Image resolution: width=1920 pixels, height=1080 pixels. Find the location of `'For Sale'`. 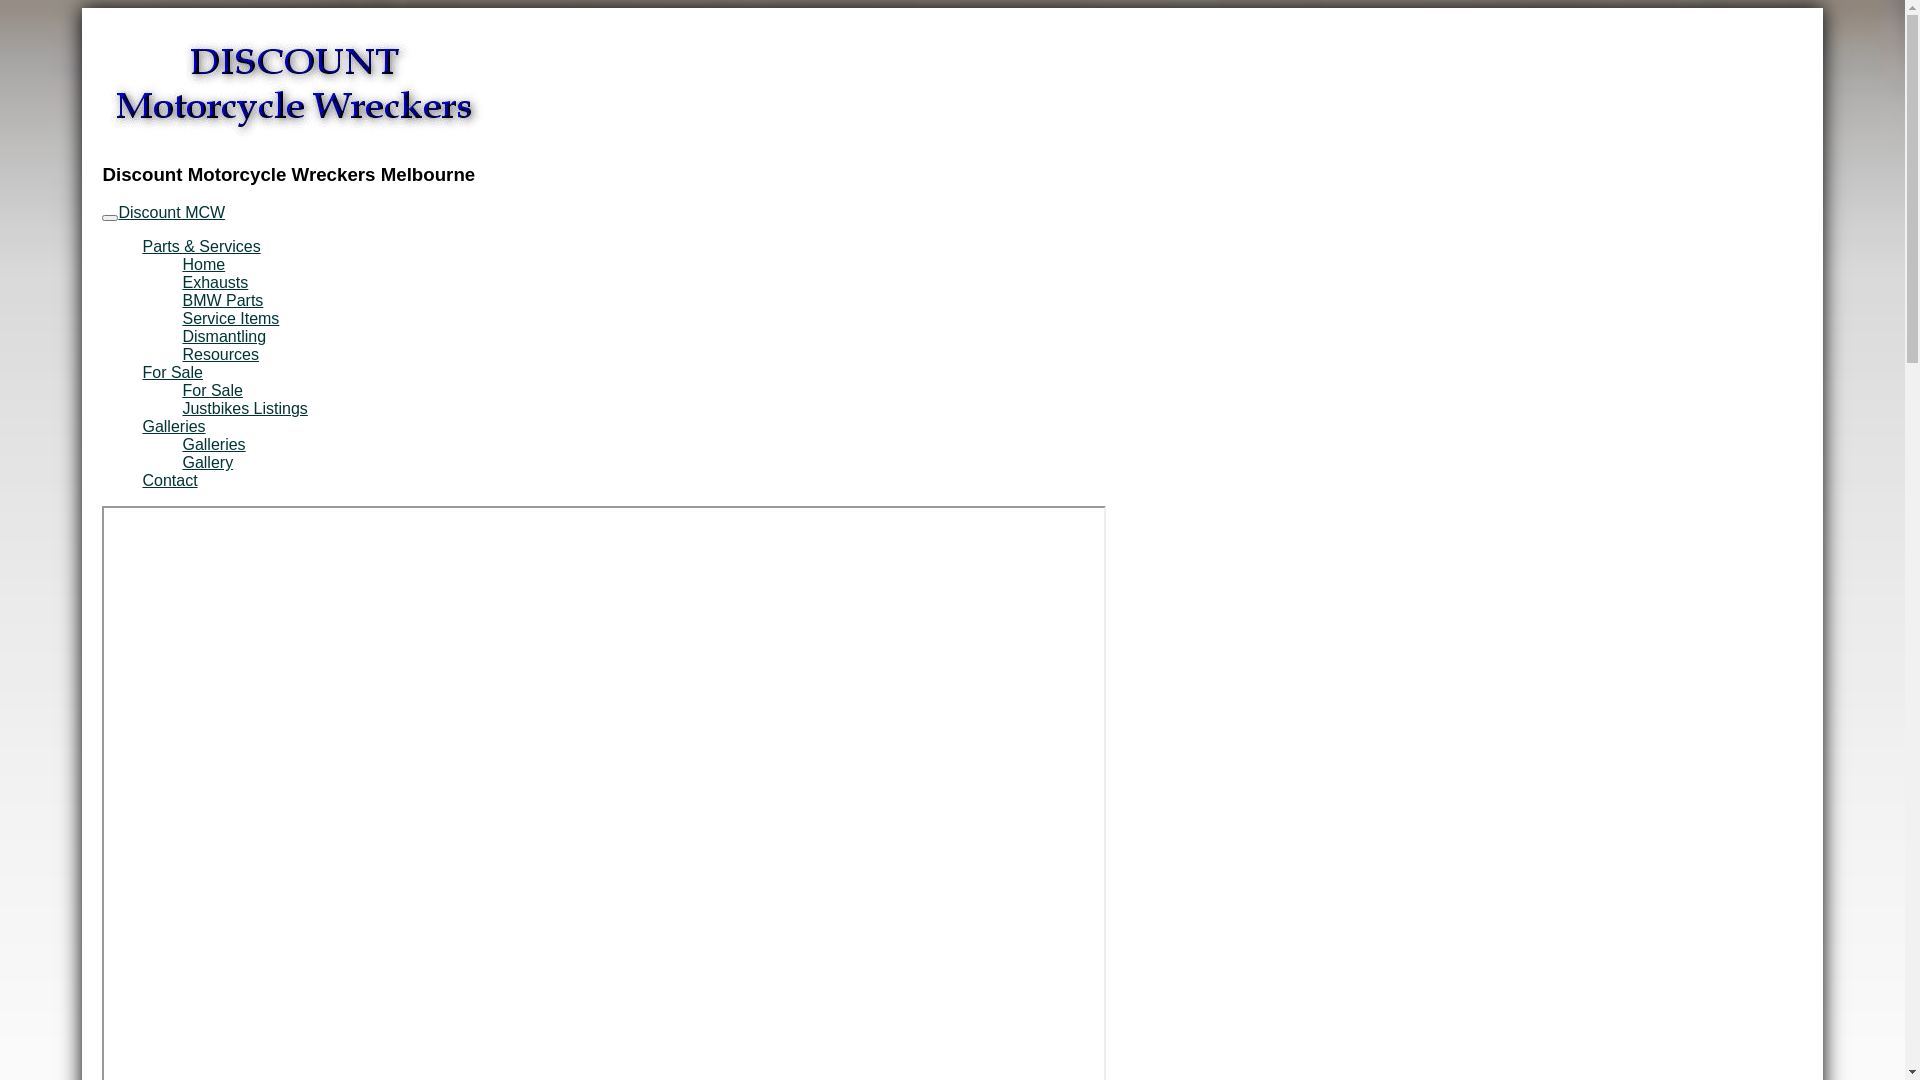

'For Sale' is located at coordinates (211, 390).